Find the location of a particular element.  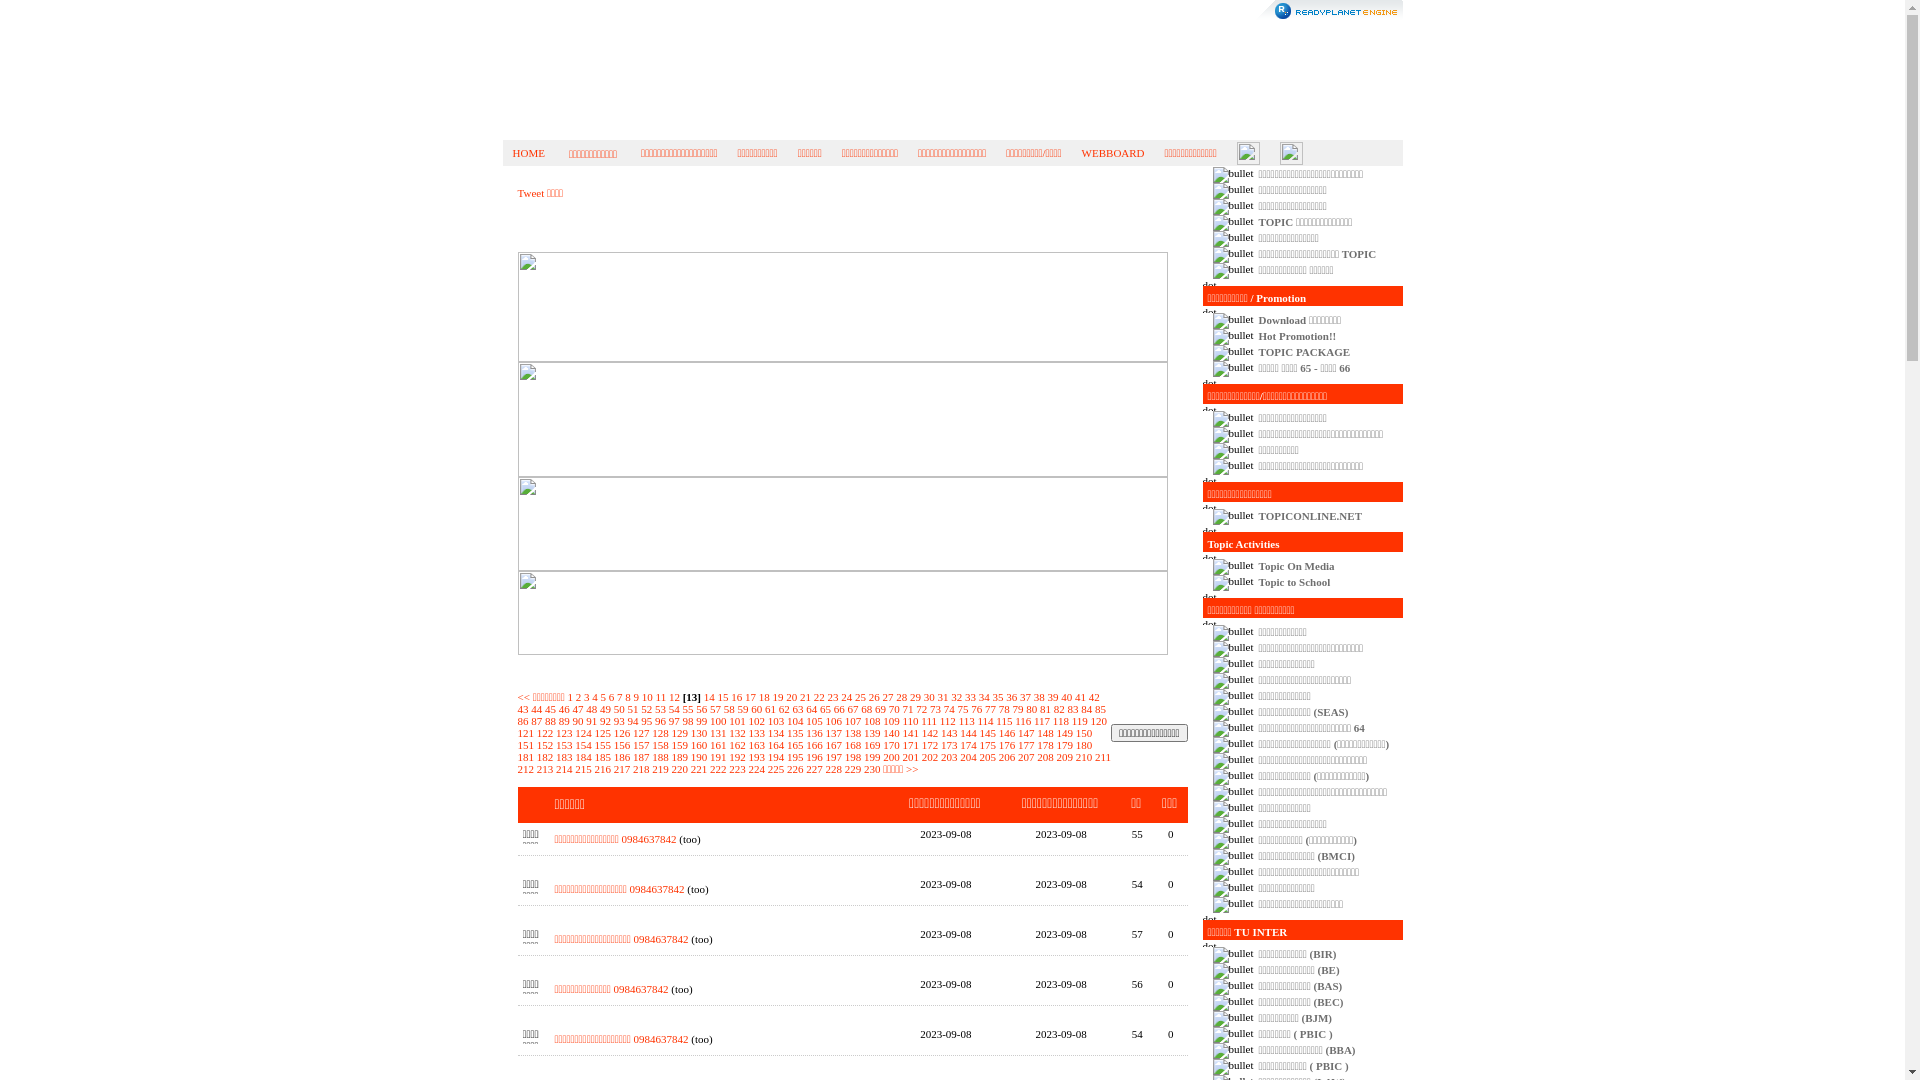

'133' is located at coordinates (755, 732).